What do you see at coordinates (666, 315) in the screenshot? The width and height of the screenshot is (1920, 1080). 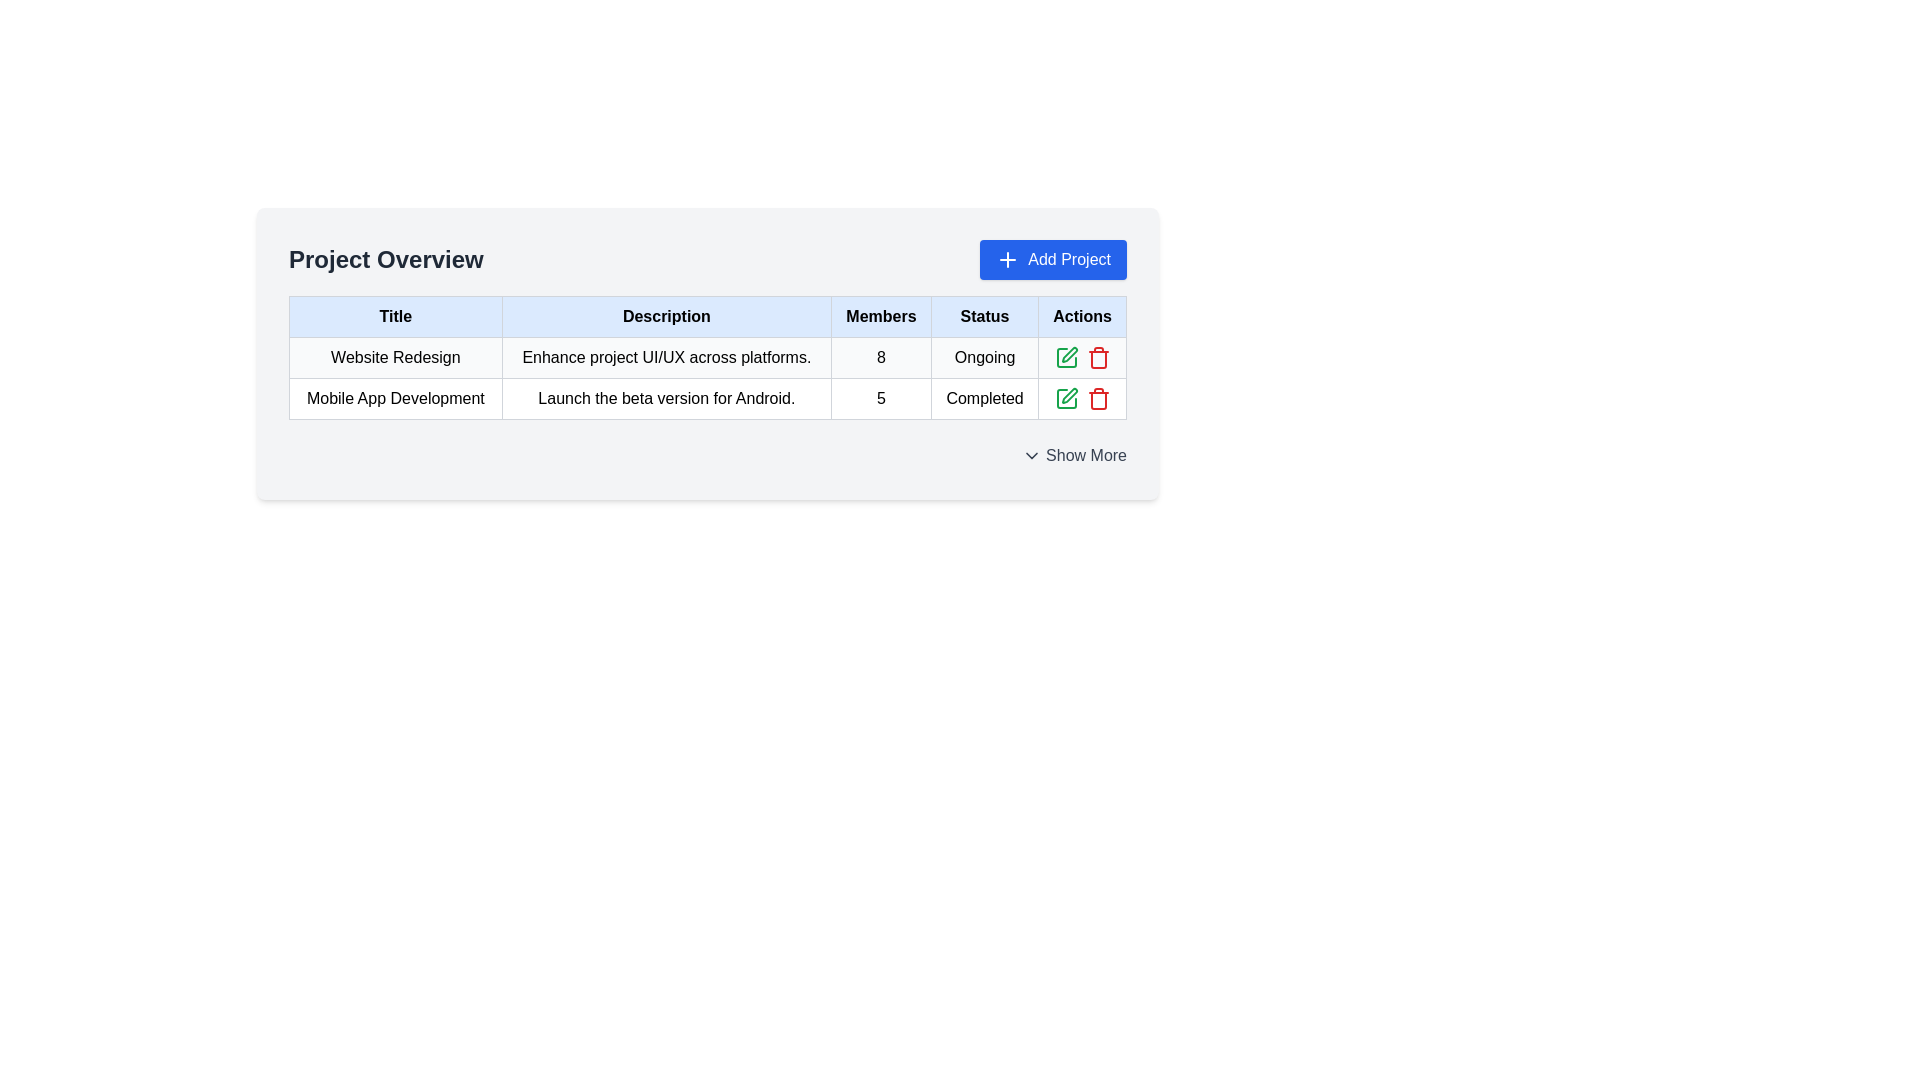 I see `the Table Header Cell for the 'Description' column, located in the second column of the table header row within the 'Project Overview' section` at bounding box center [666, 315].